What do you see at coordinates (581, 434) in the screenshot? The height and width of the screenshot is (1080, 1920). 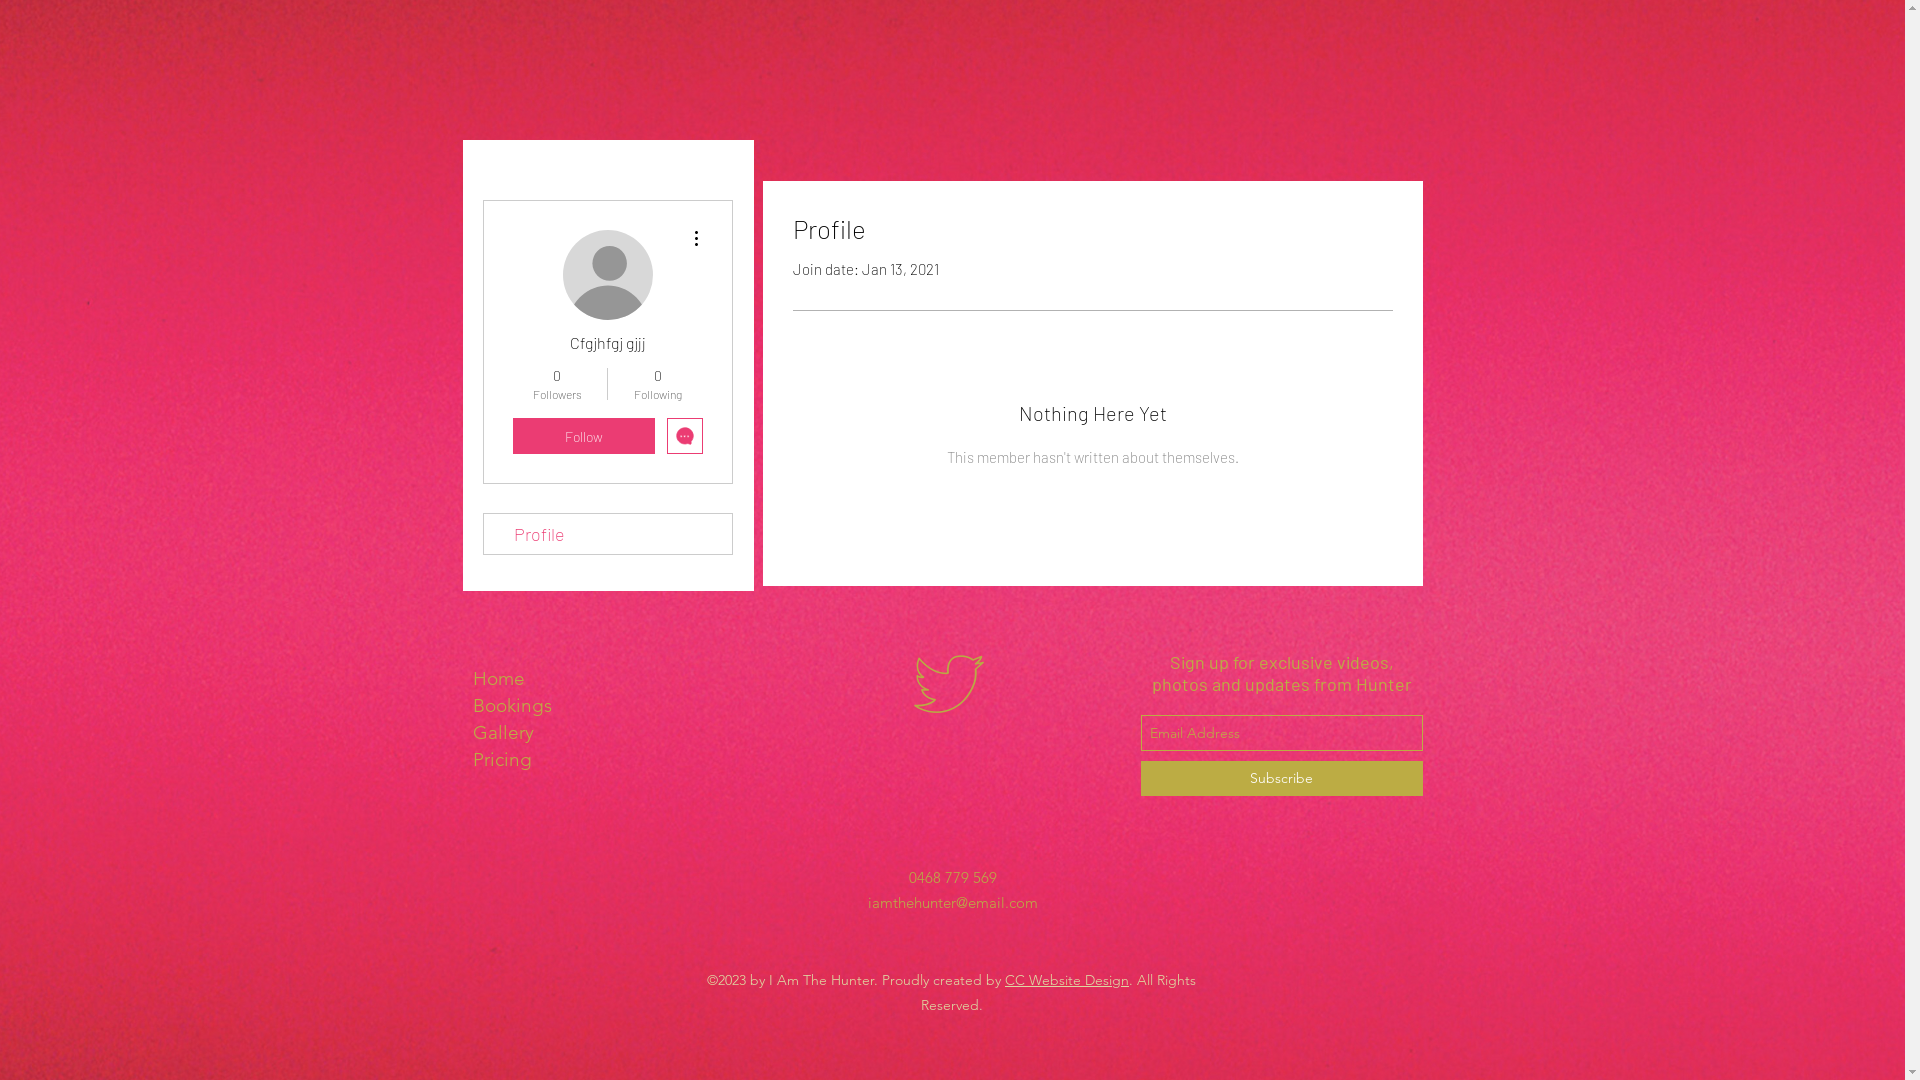 I see `'Follow'` at bounding box center [581, 434].